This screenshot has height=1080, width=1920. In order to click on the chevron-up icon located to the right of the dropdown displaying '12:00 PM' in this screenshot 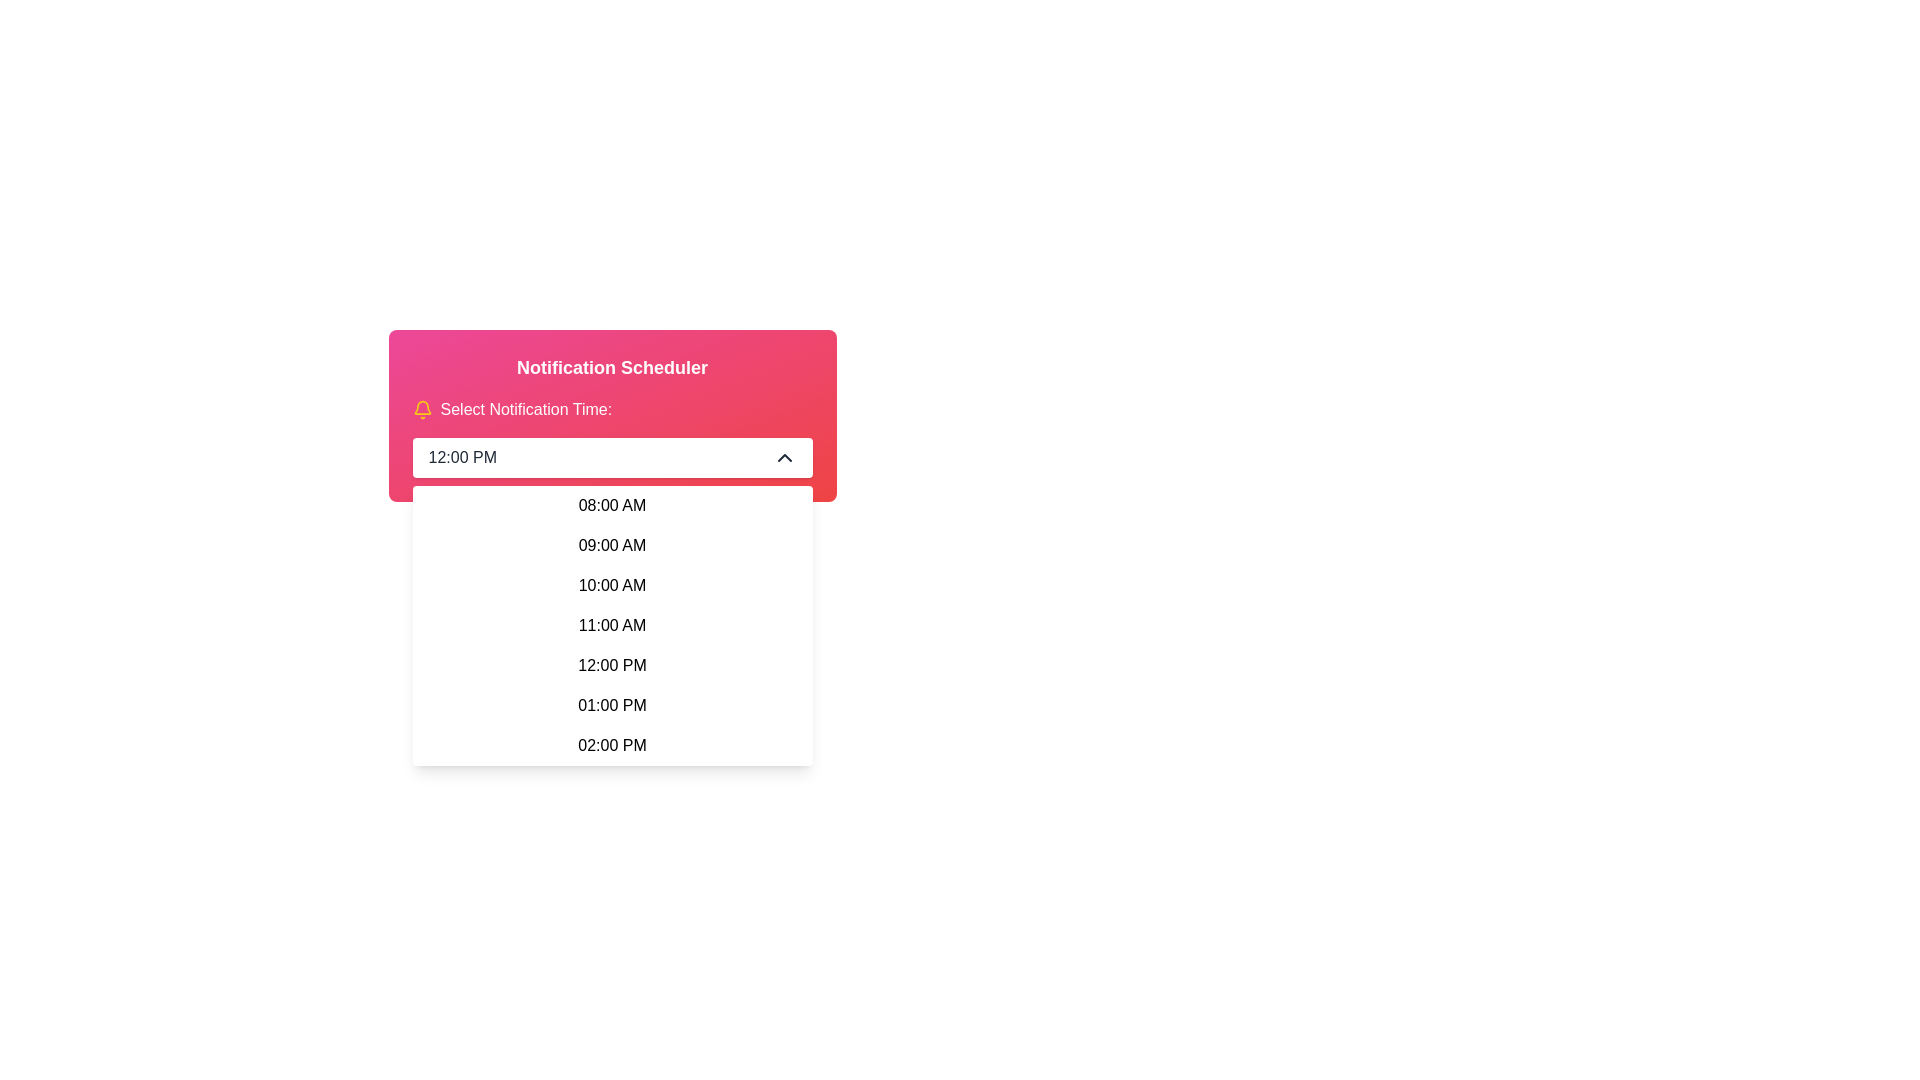, I will do `click(783, 458)`.